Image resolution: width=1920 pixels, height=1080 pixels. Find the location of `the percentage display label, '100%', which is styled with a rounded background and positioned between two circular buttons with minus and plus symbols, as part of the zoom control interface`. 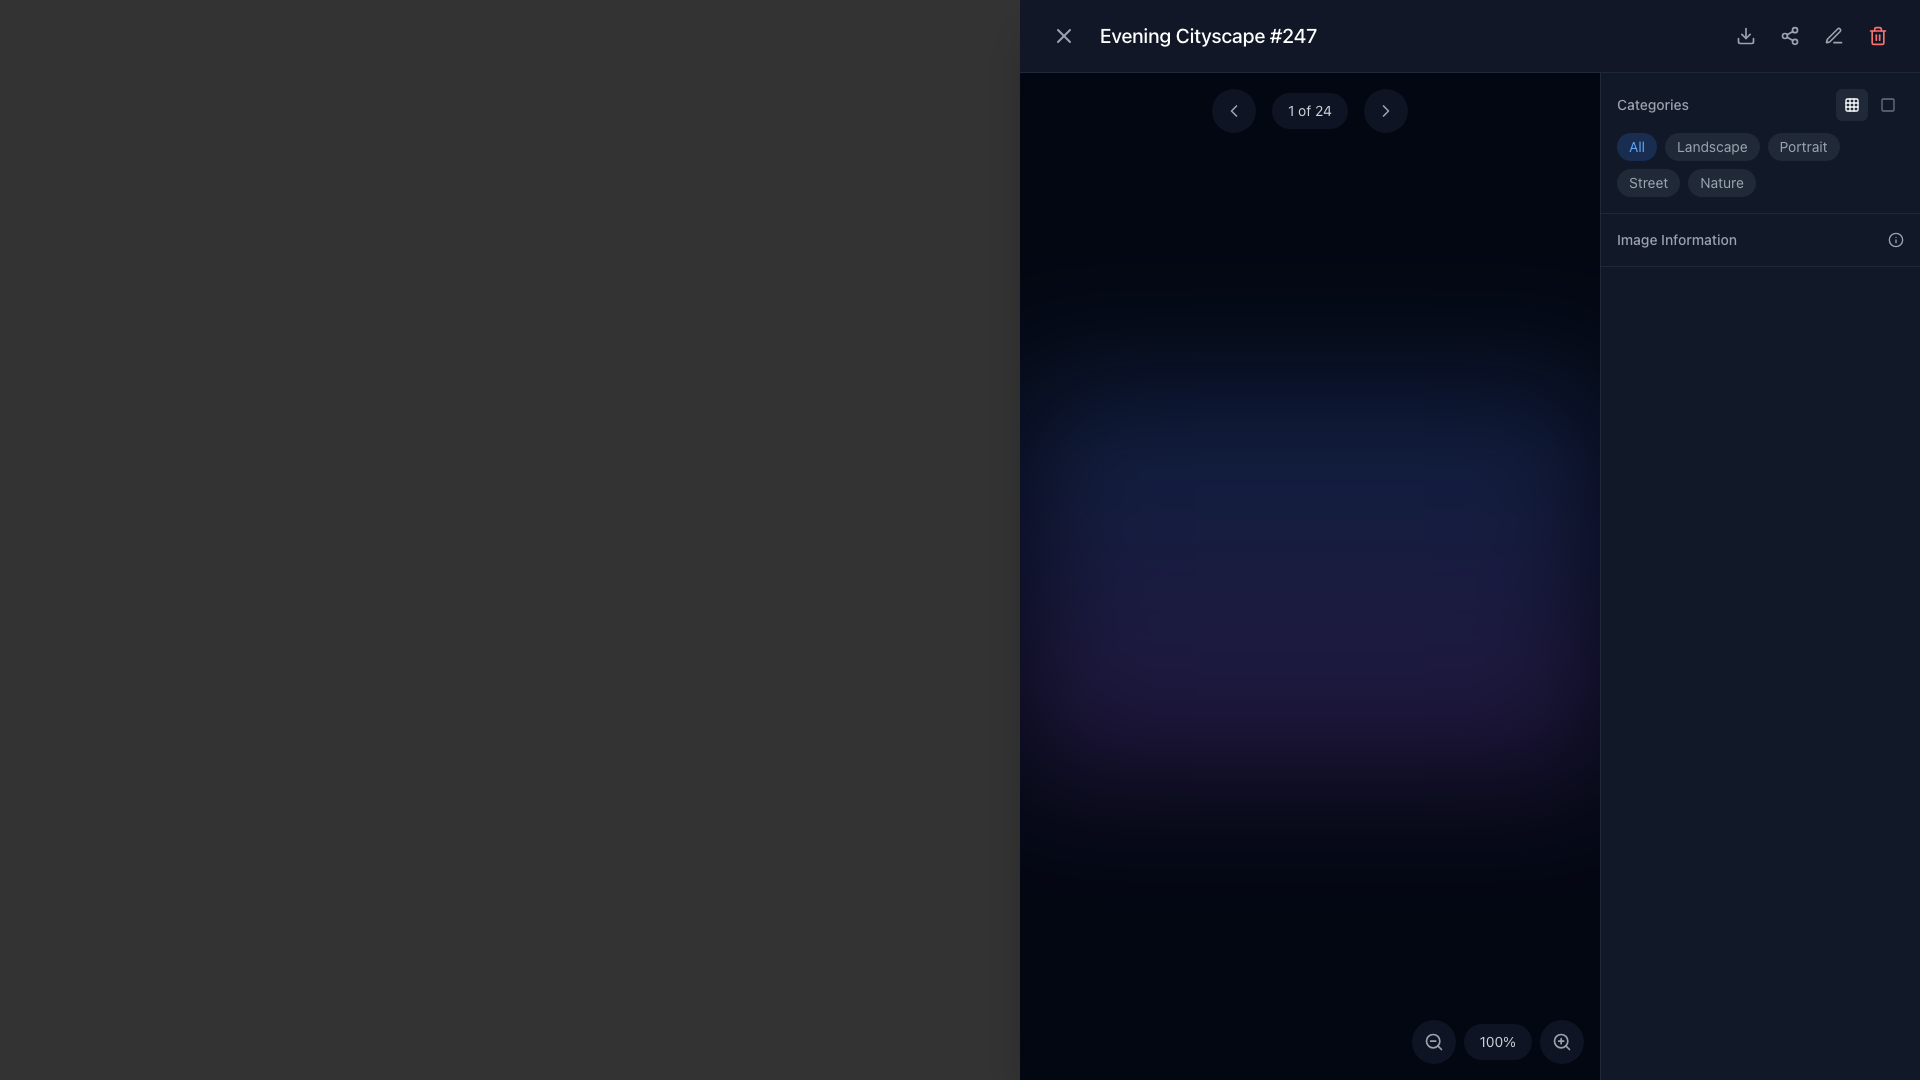

the percentage display label, '100%', which is styled with a rounded background and positioned between two circular buttons with minus and plus symbols, as part of the zoom control interface is located at coordinates (1497, 1040).